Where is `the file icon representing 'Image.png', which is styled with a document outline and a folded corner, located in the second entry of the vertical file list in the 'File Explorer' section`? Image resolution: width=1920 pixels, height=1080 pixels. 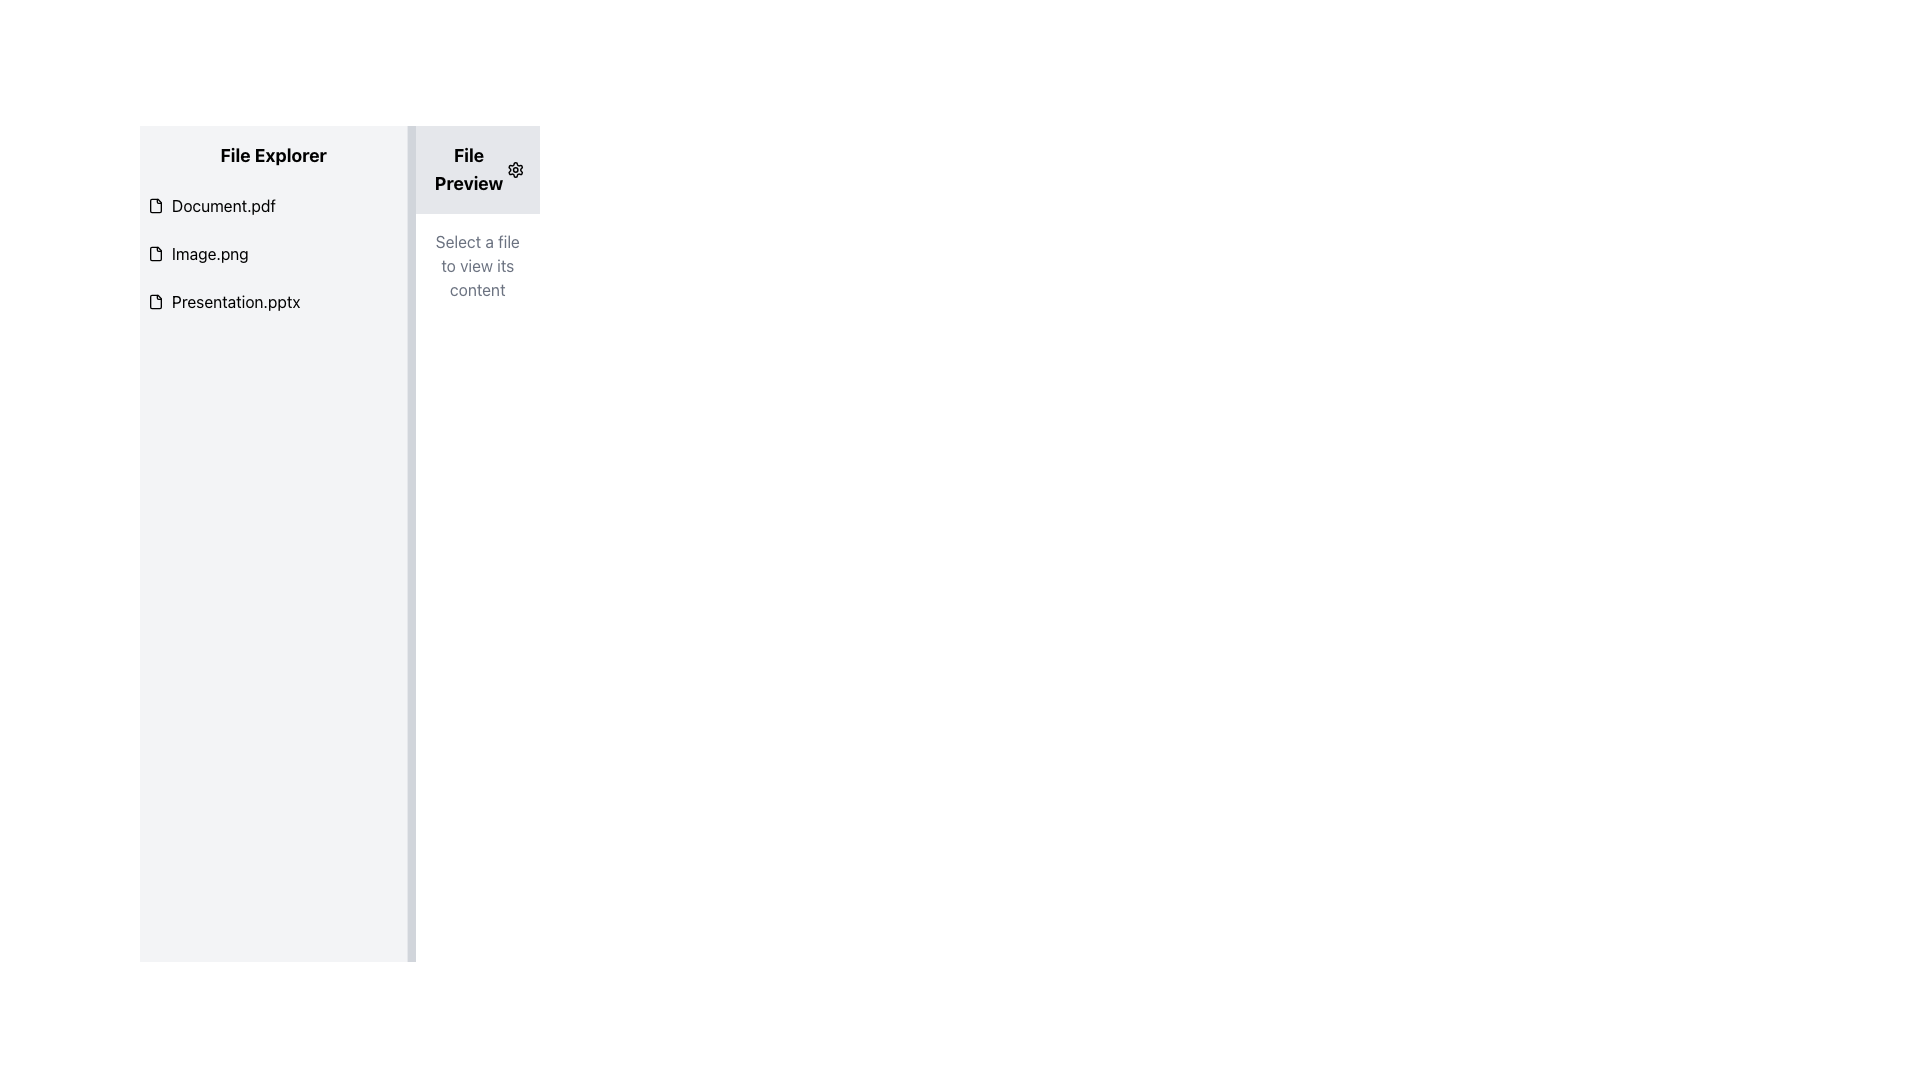 the file icon representing 'Image.png', which is styled with a document outline and a folded corner, located in the second entry of the vertical file list in the 'File Explorer' section is located at coordinates (155, 253).